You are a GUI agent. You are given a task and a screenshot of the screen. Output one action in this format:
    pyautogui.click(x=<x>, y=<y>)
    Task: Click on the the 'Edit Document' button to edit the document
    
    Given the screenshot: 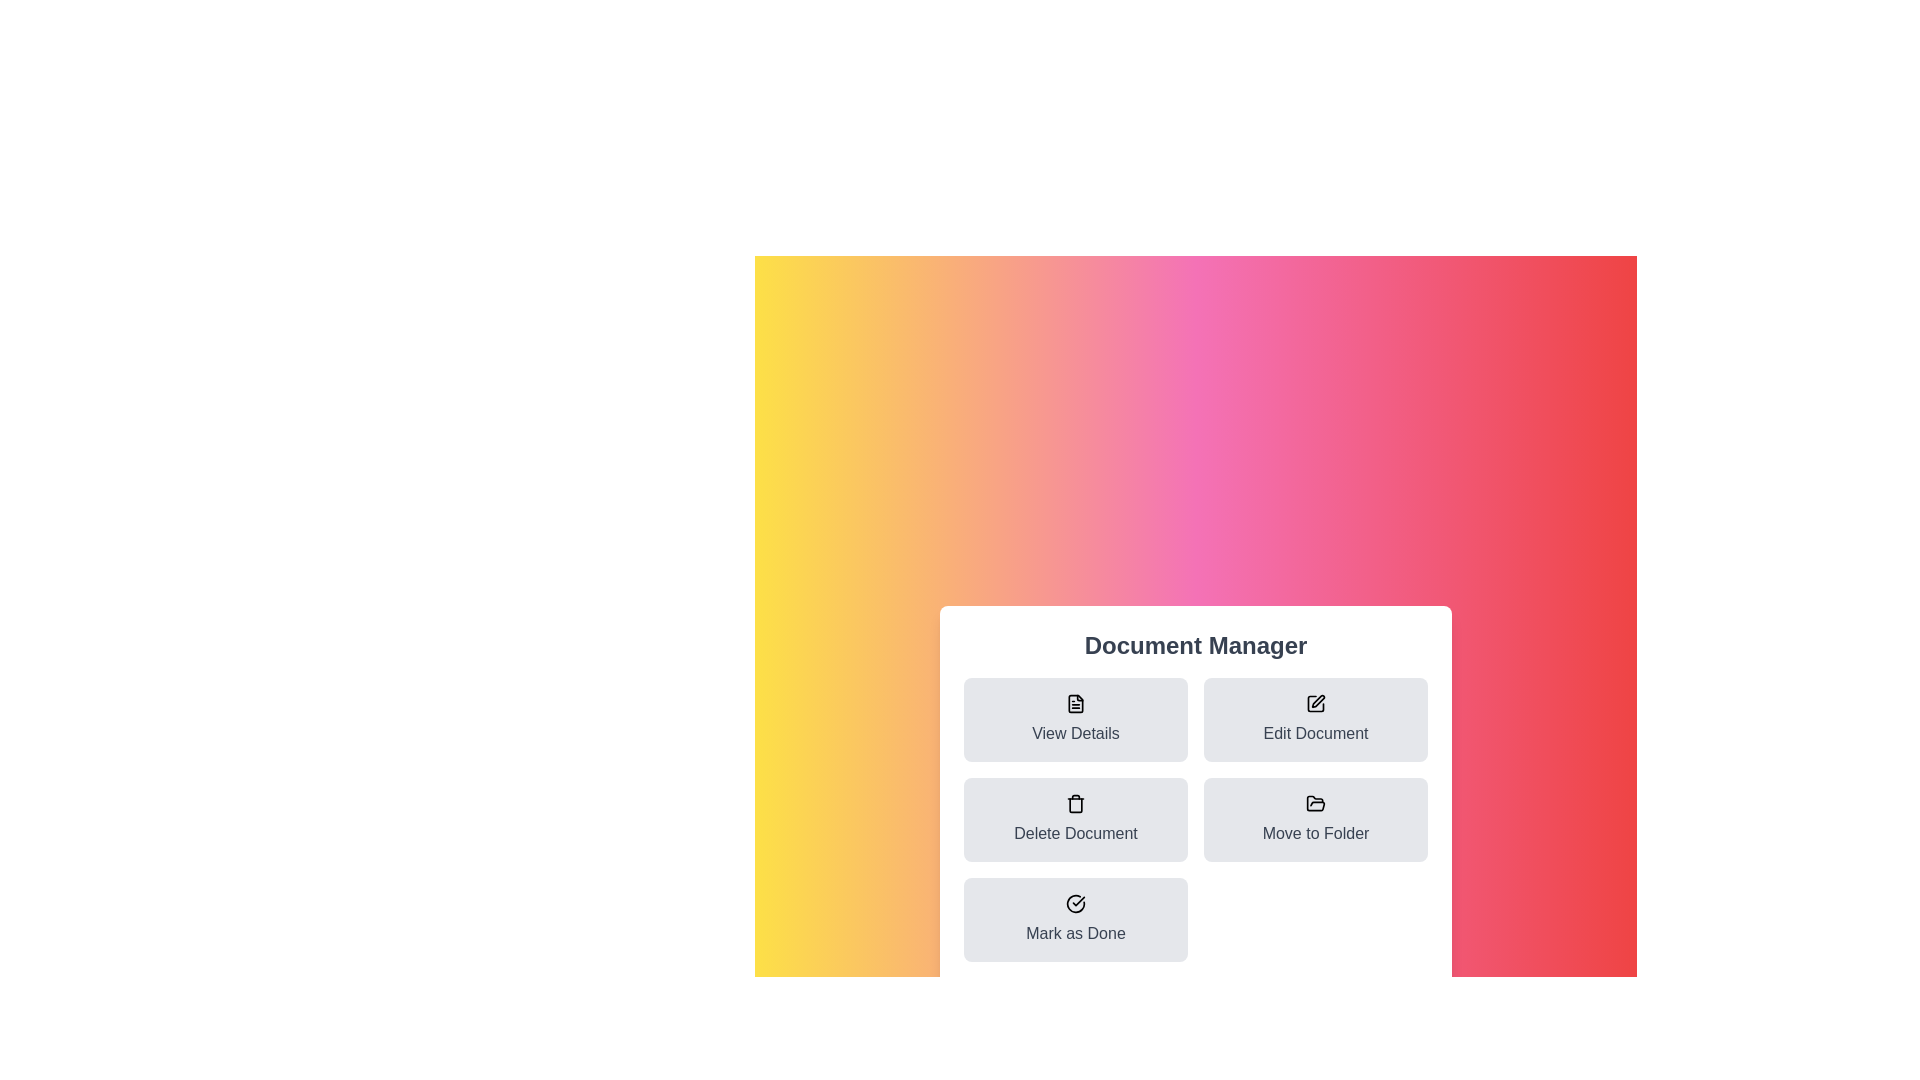 What is the action you would take?
    pyautogui.click(x=1315, y=720)
    